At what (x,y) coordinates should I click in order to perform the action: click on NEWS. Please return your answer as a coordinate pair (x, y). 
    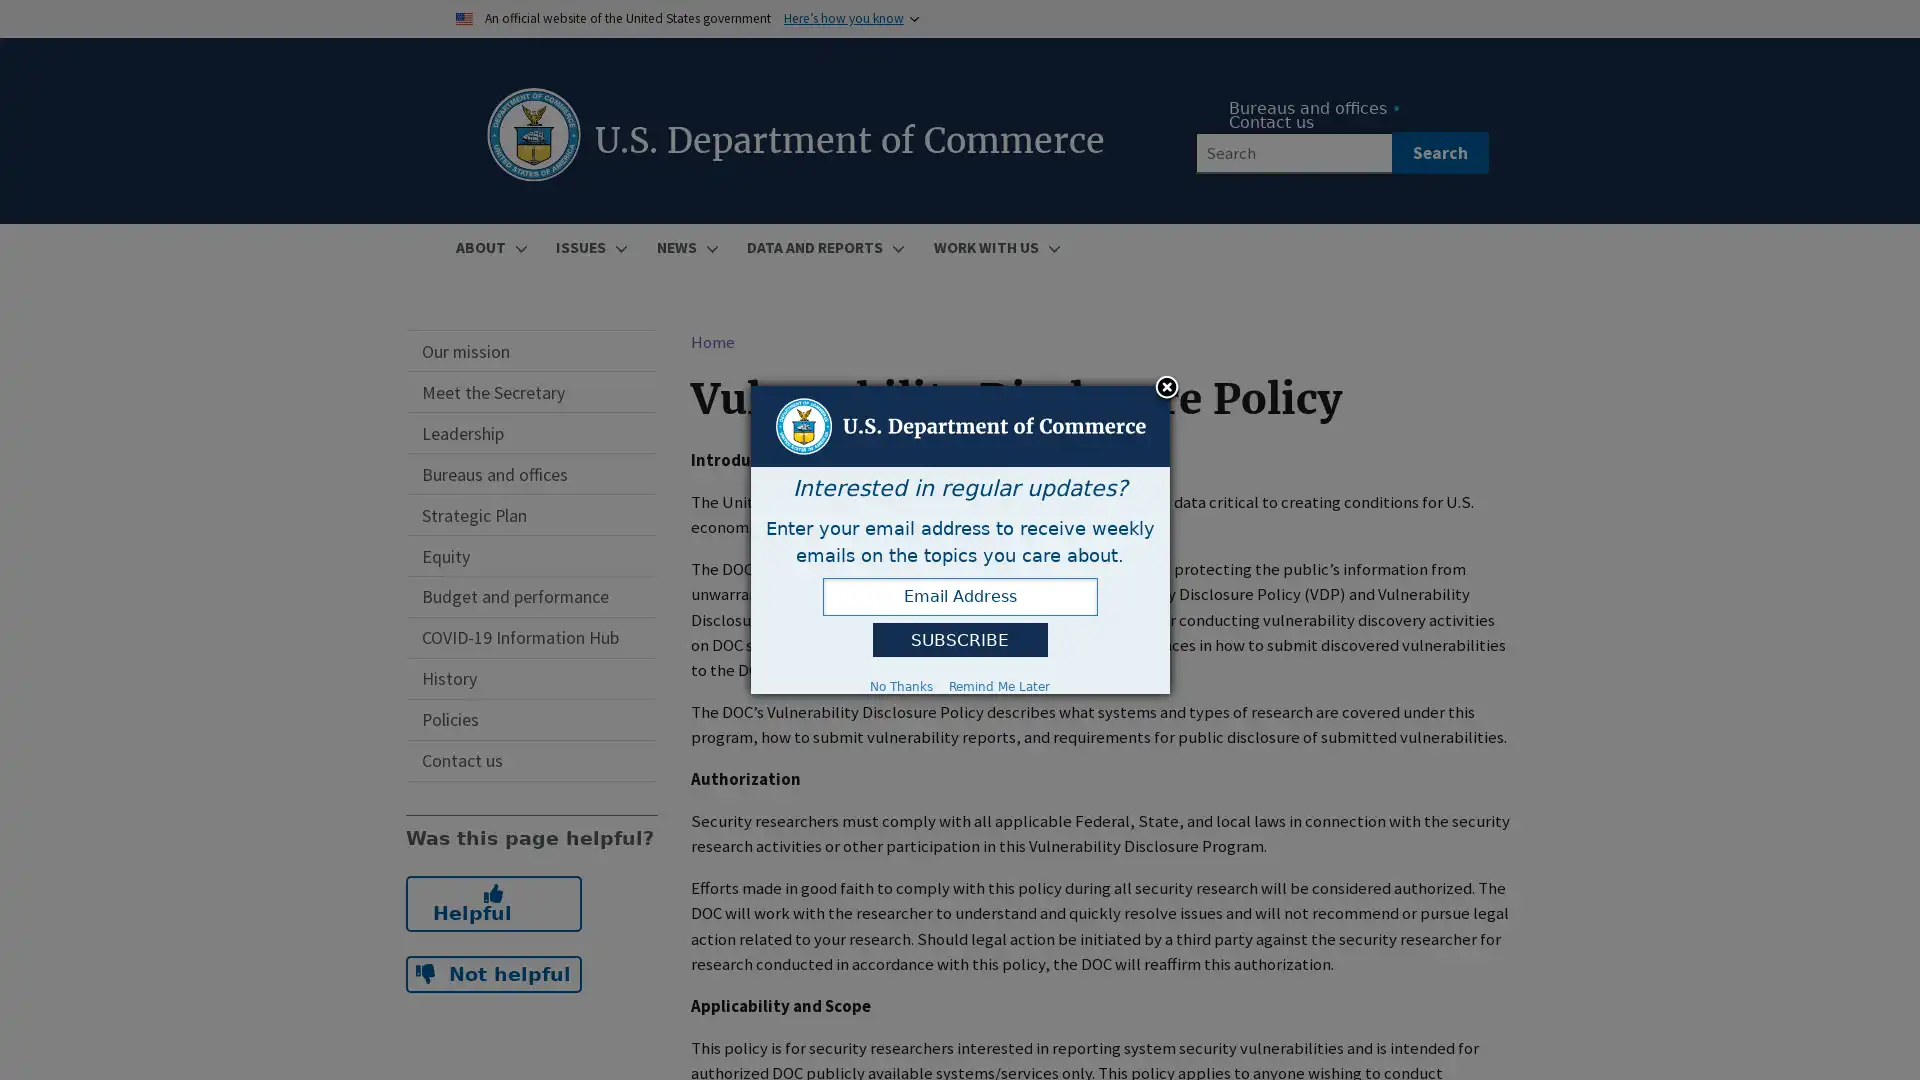
    Looking at the image, I should click on (684, 246).